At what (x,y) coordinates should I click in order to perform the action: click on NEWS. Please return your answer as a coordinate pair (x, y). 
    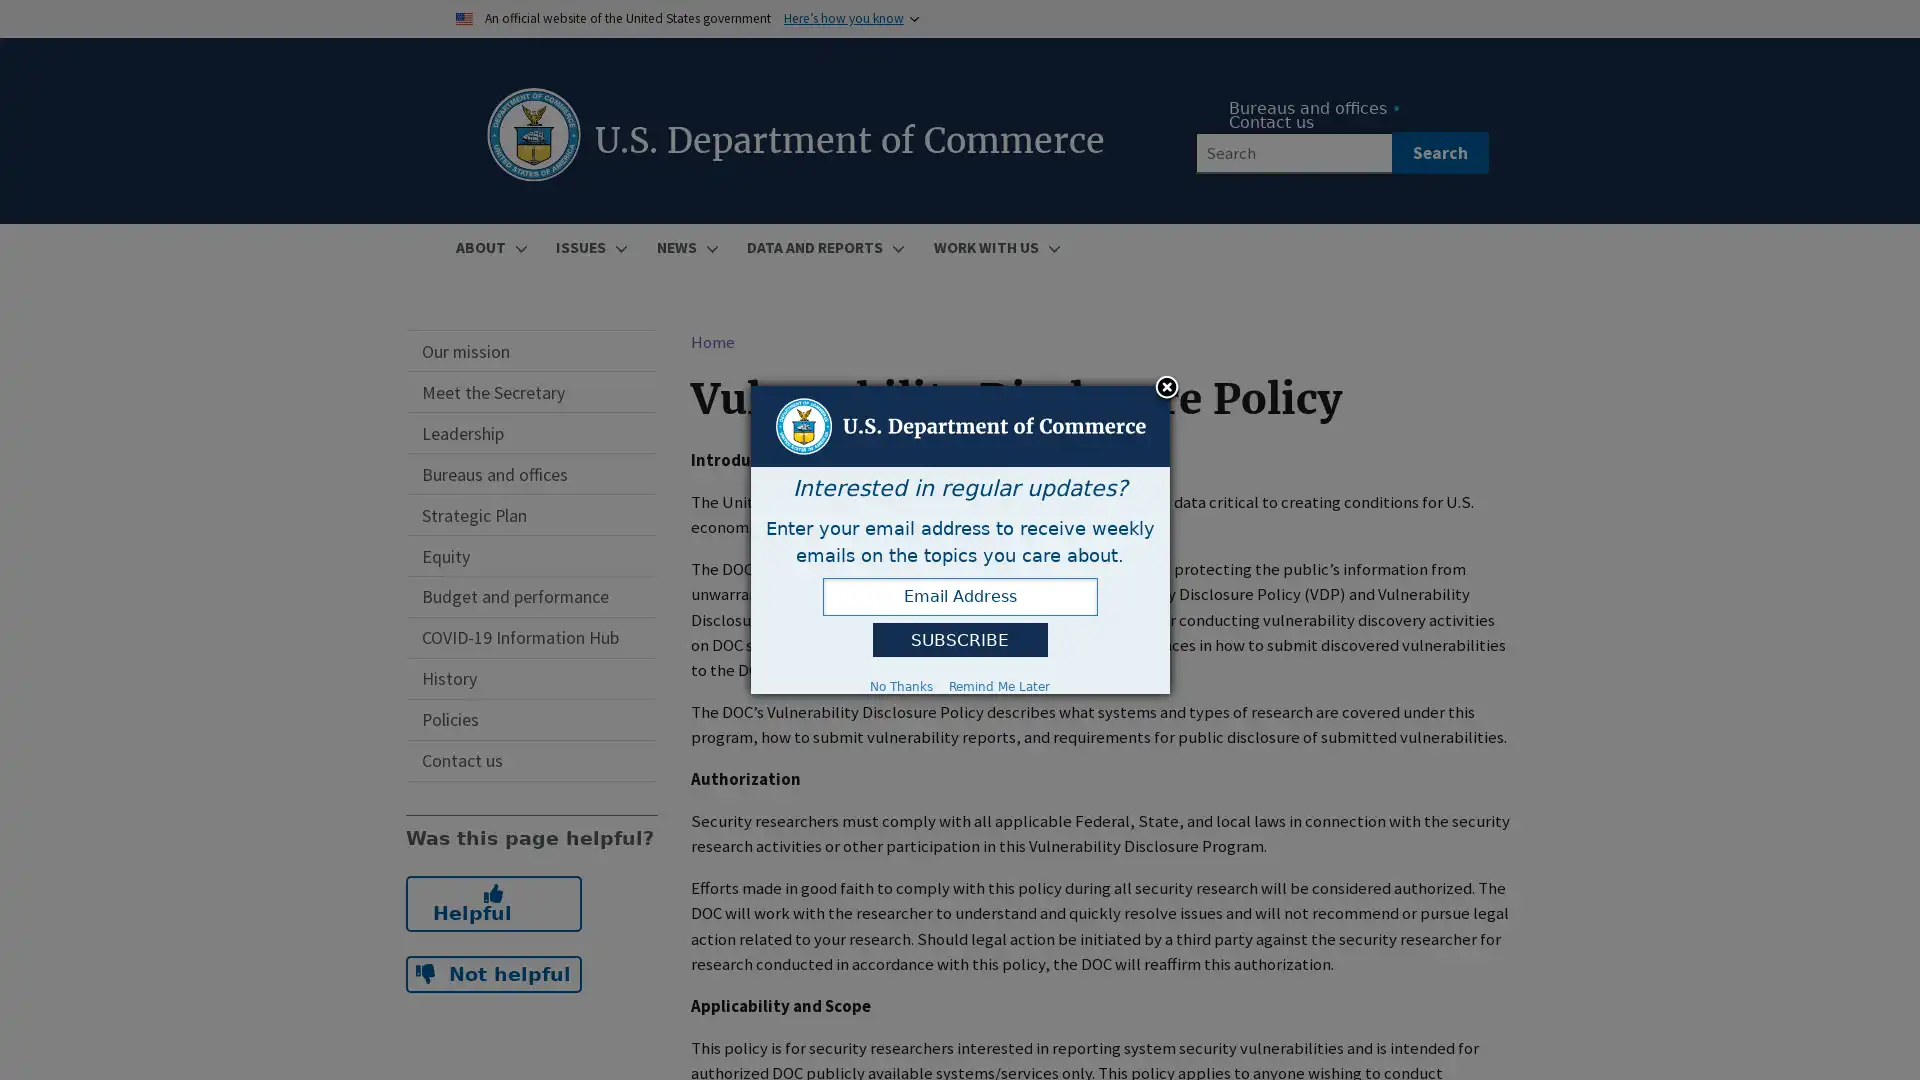
    Looking at the image, I should click on (684, 246).